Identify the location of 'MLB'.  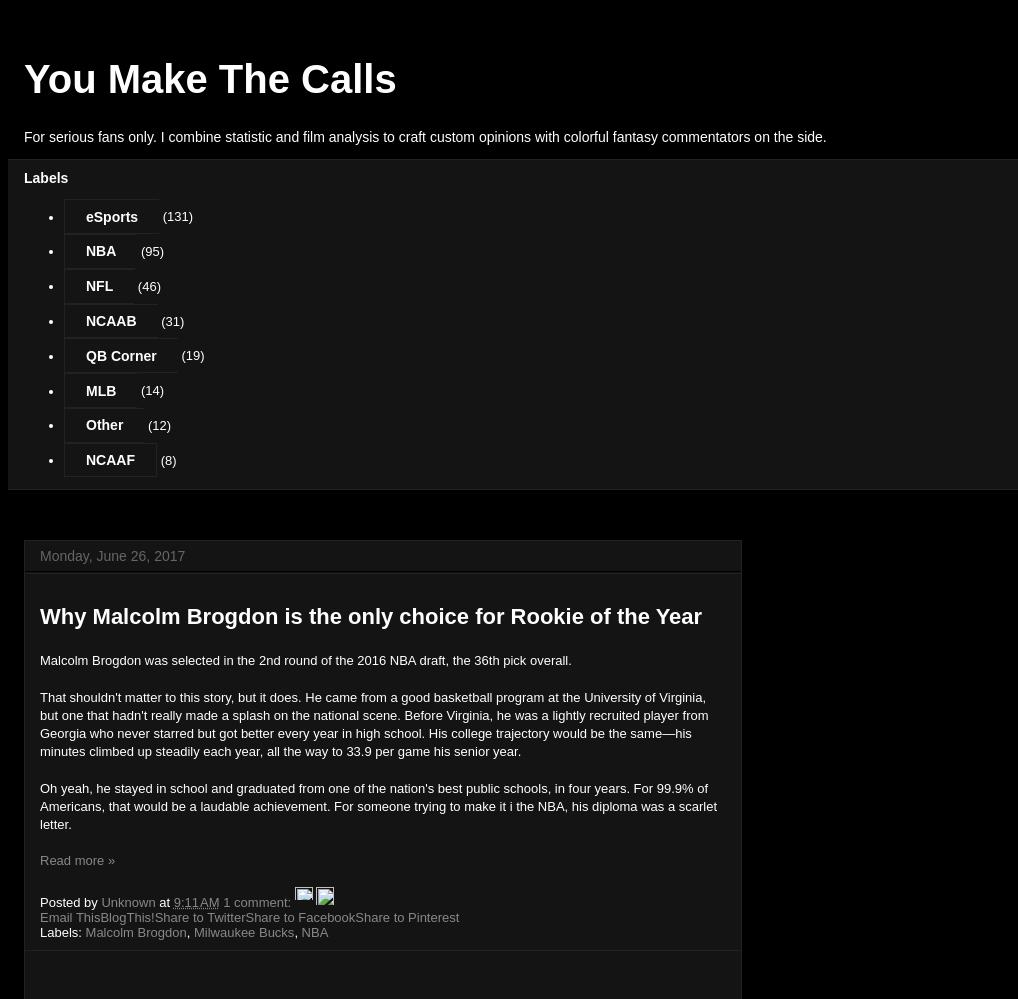
(100, 389).